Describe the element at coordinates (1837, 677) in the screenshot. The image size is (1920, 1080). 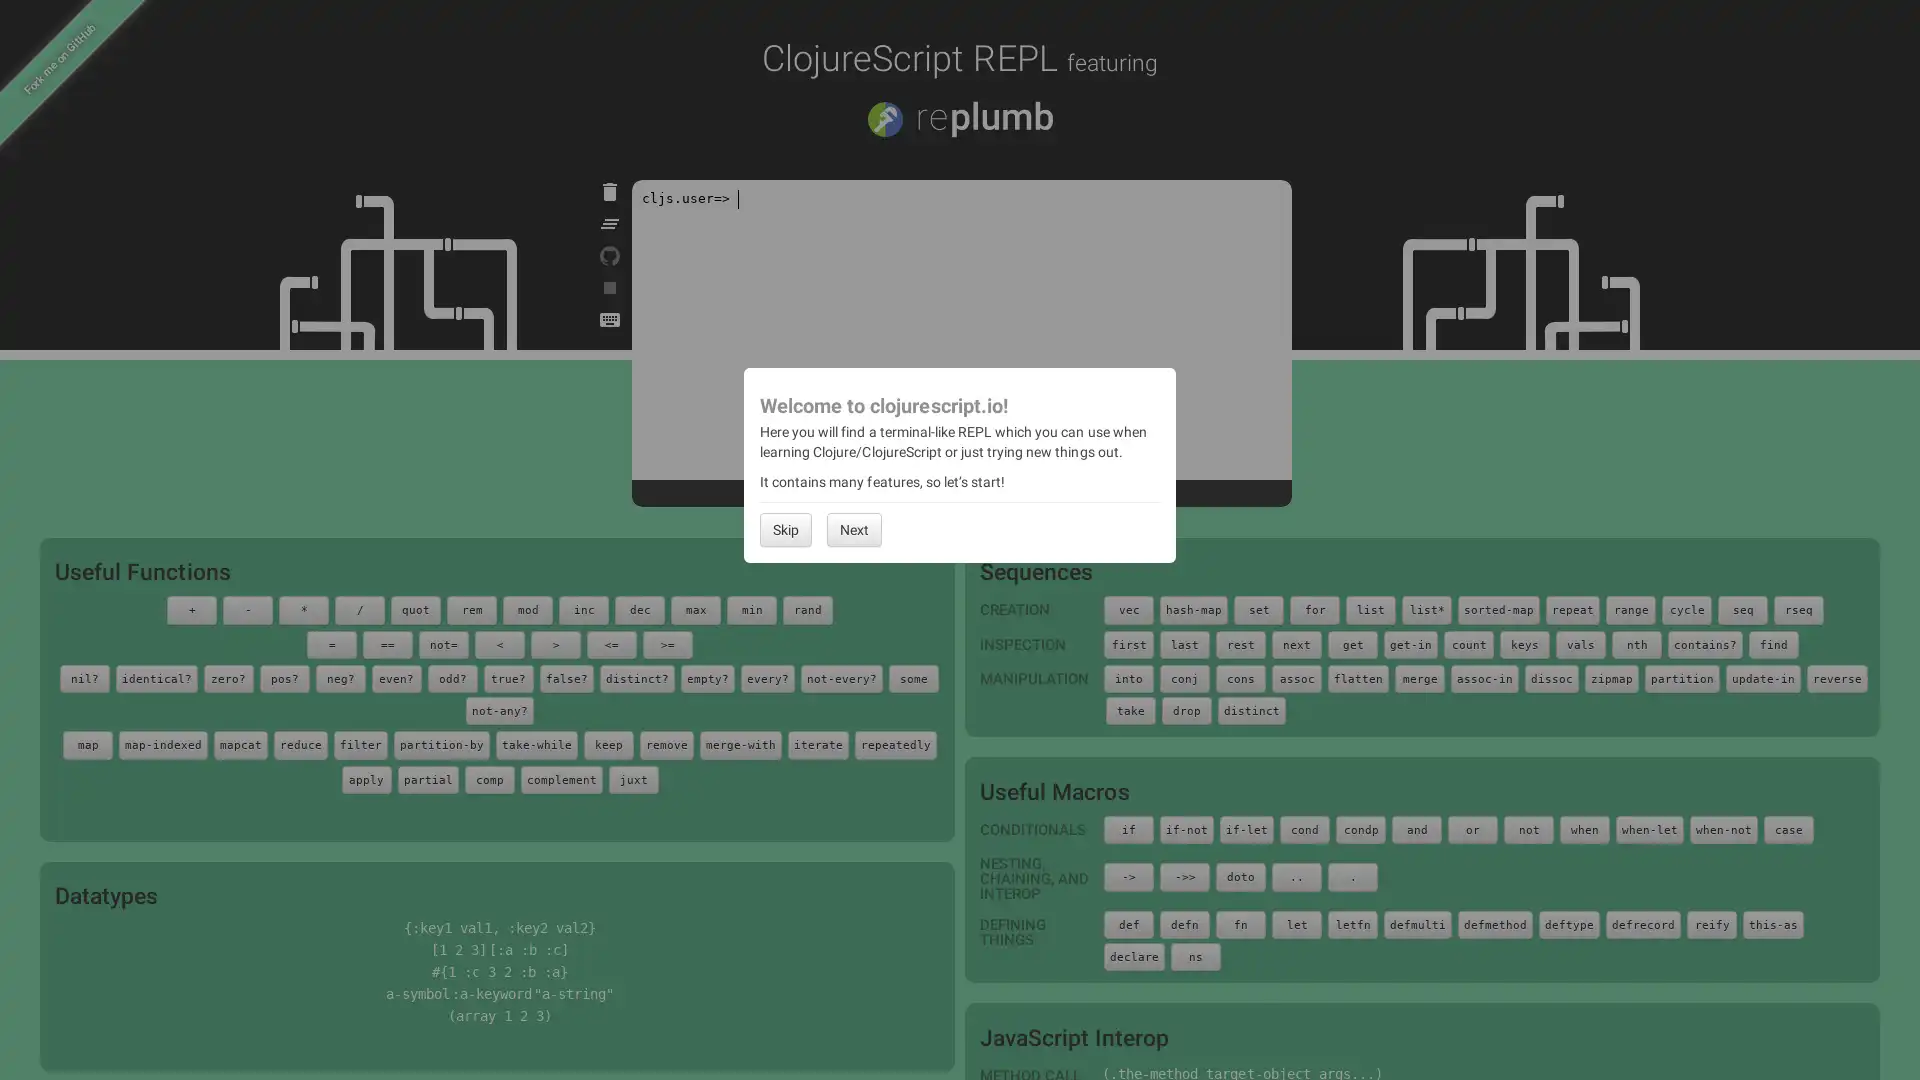
I see `reverse` at that location.